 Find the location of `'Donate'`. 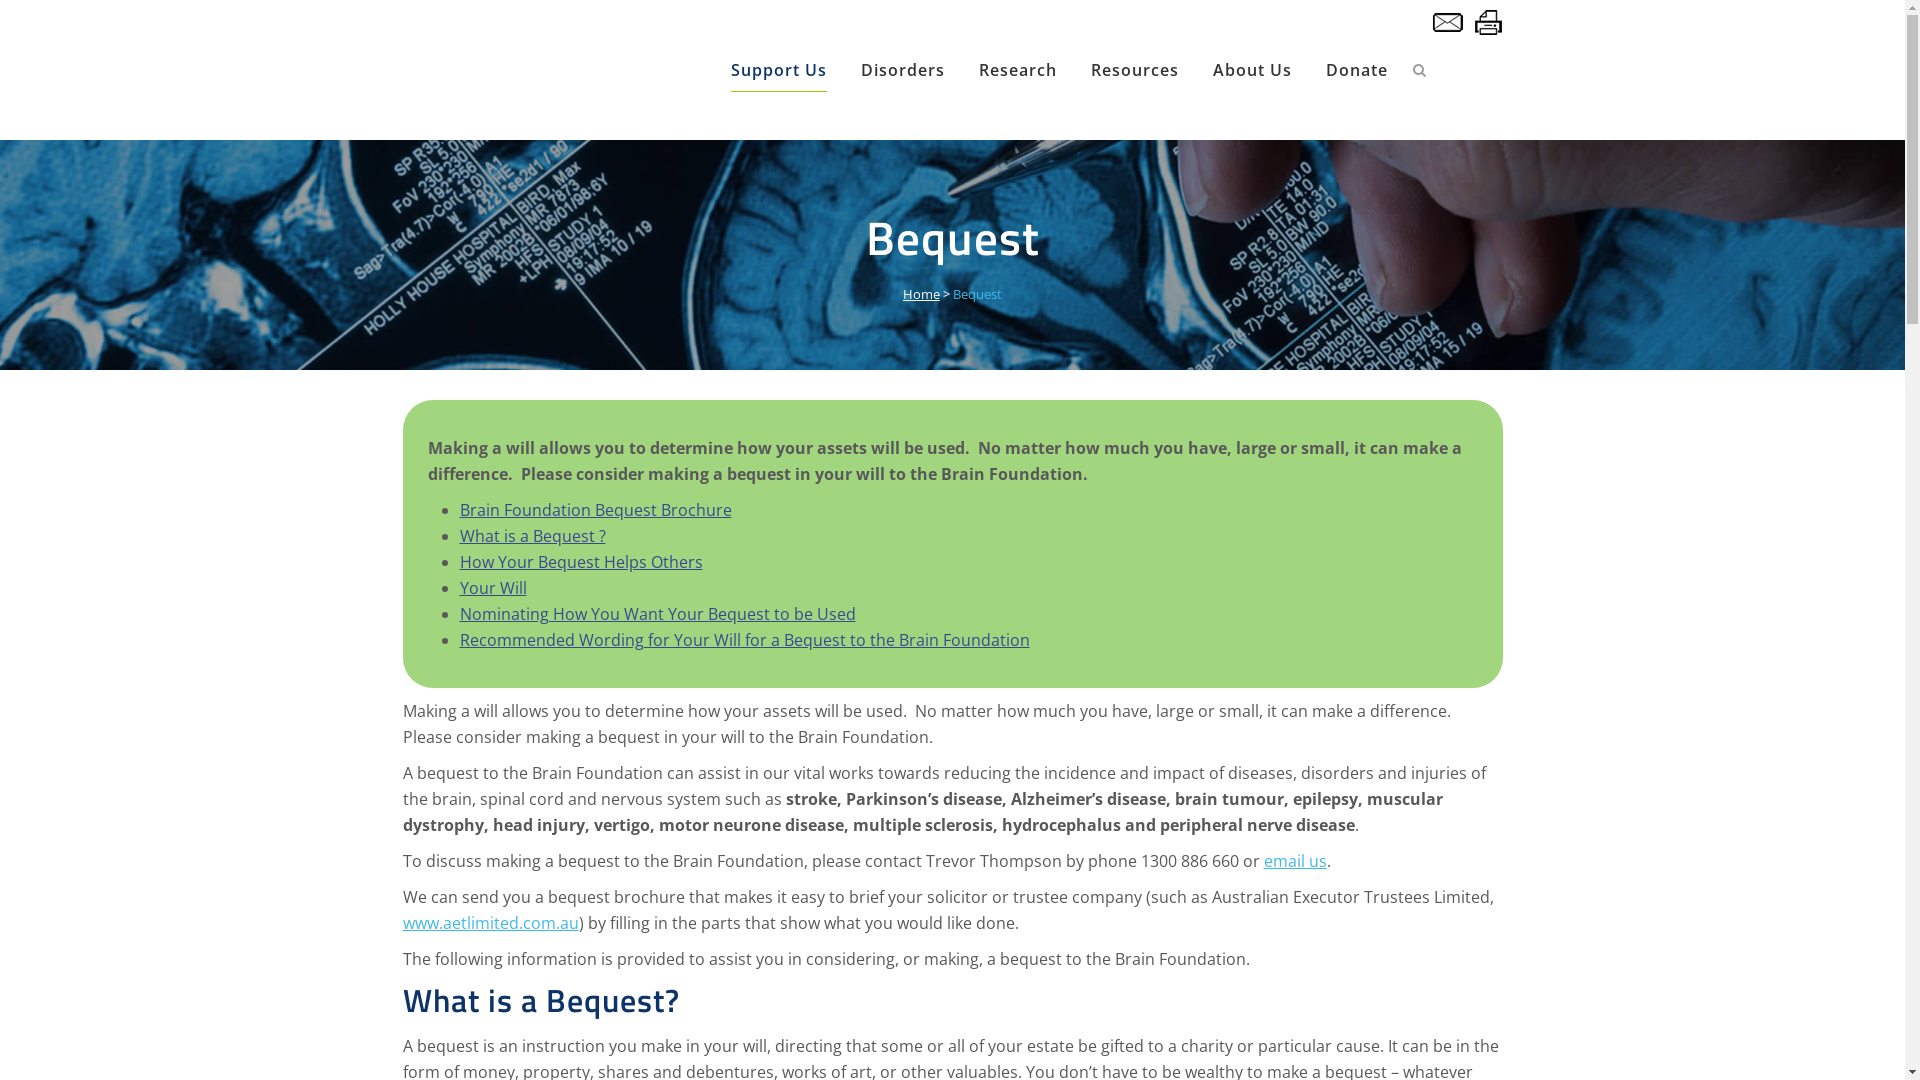

'Donate' is located at coordinates (1356, 68).